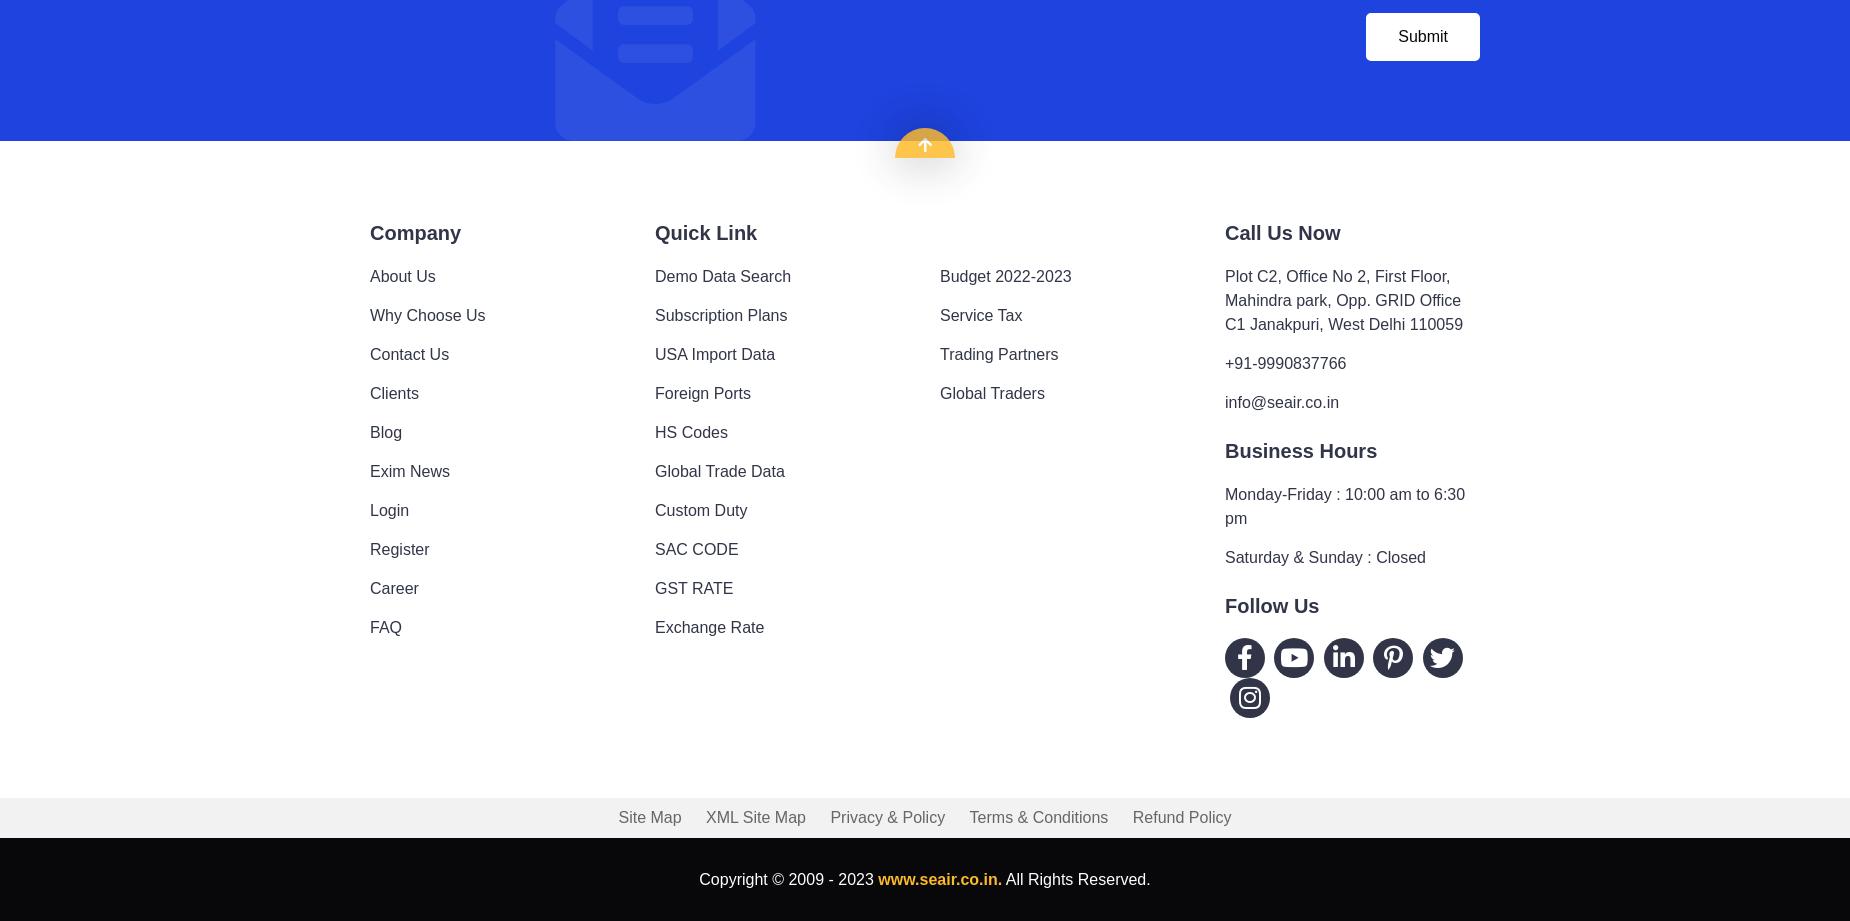 The image size is (1850, 921). I want to click on 'Site Map', so click(618, 815).